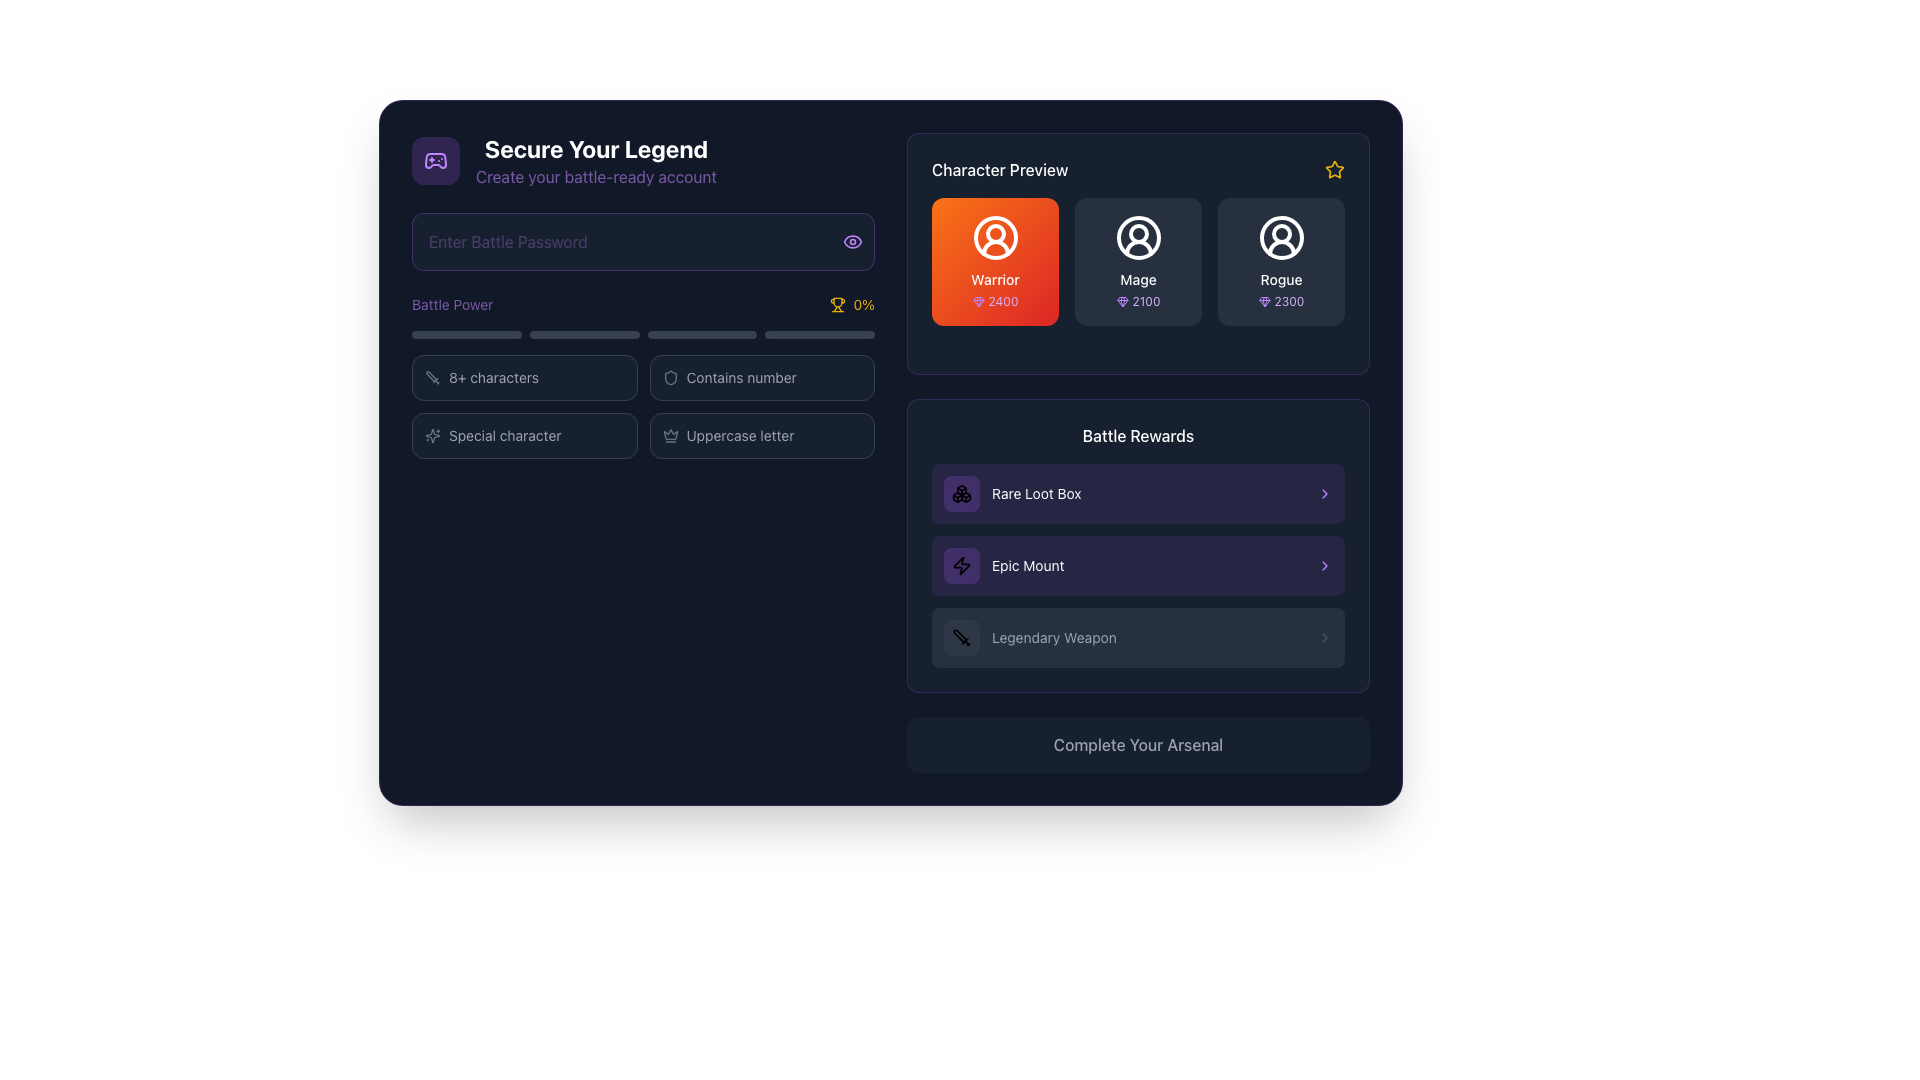  I want to click on instructional text label positioned below the primary heading 'Secure Your Legend' to understand its message, so click(595, 176).